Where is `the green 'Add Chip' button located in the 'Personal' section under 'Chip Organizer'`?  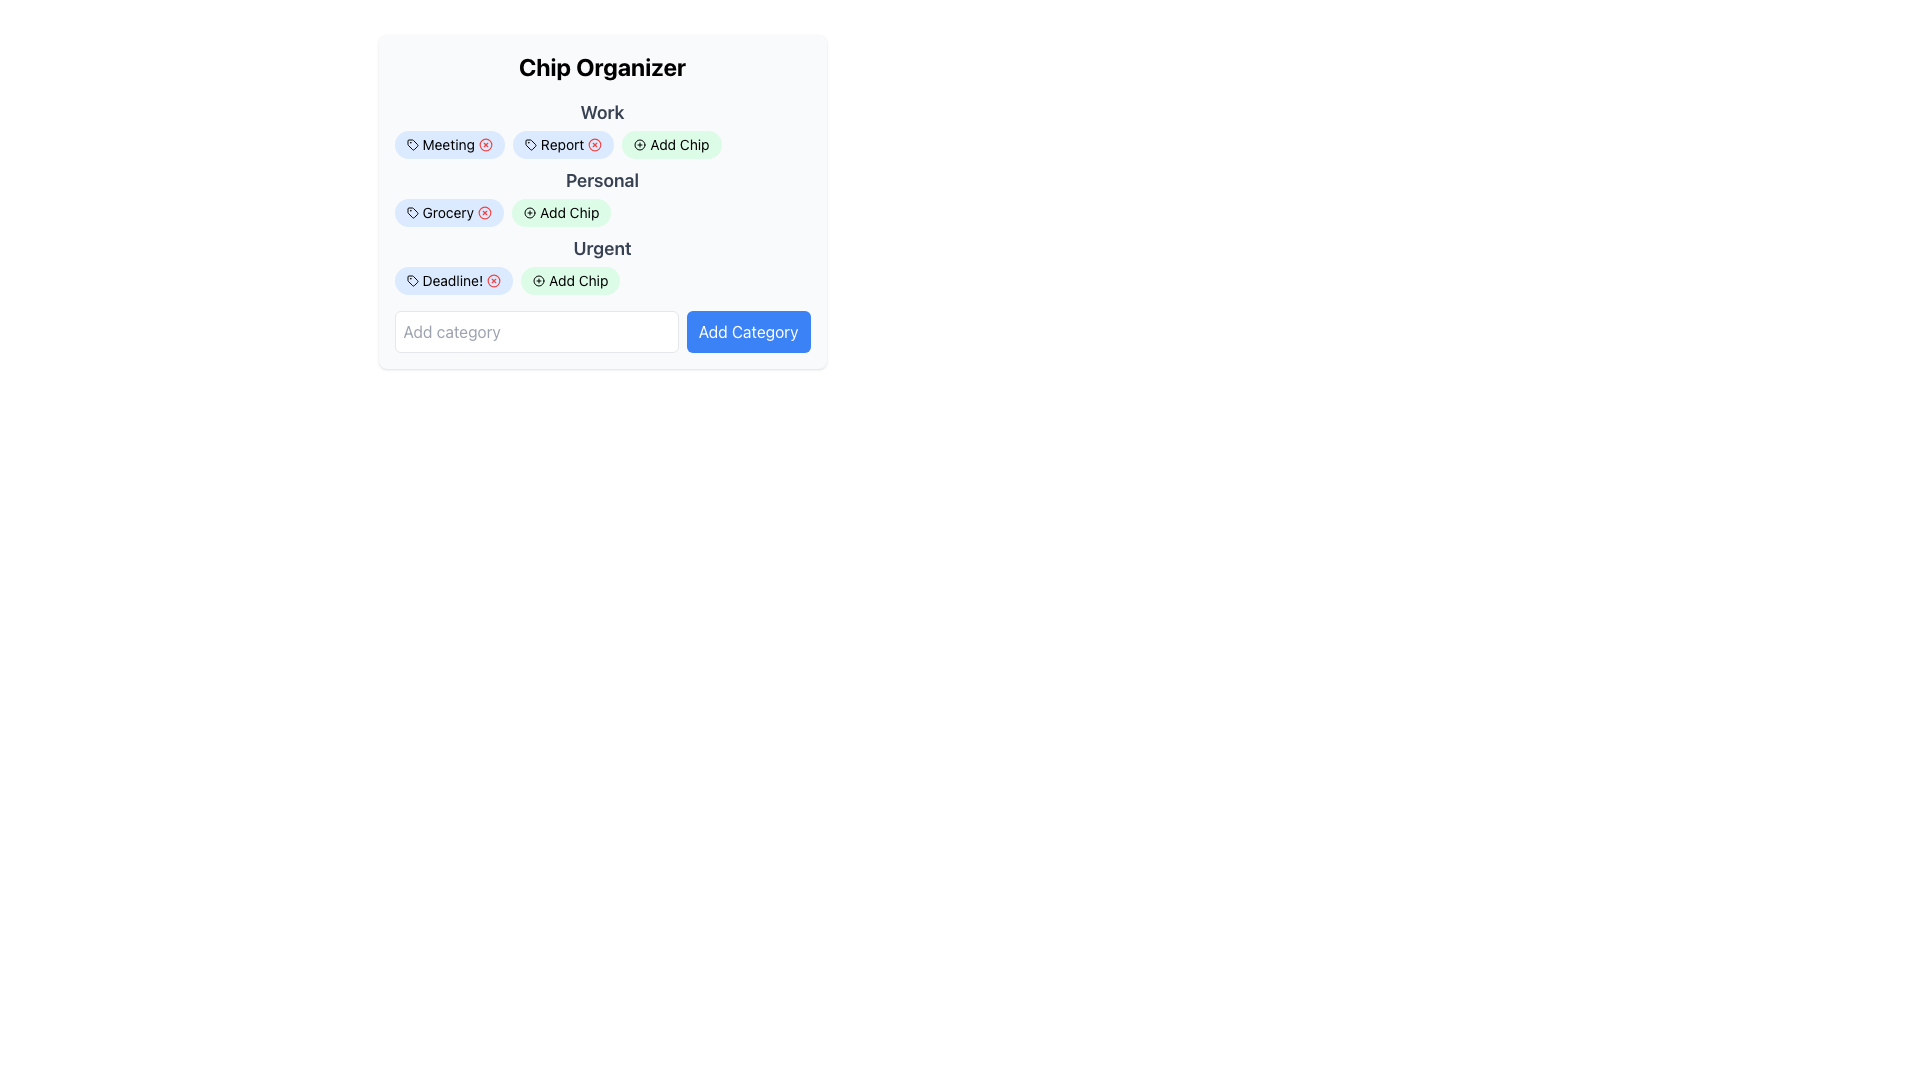
the green 'Add Chip' button located in the 'Personal' section under 'Chip Organizer' is located at coordinates (601, 201).